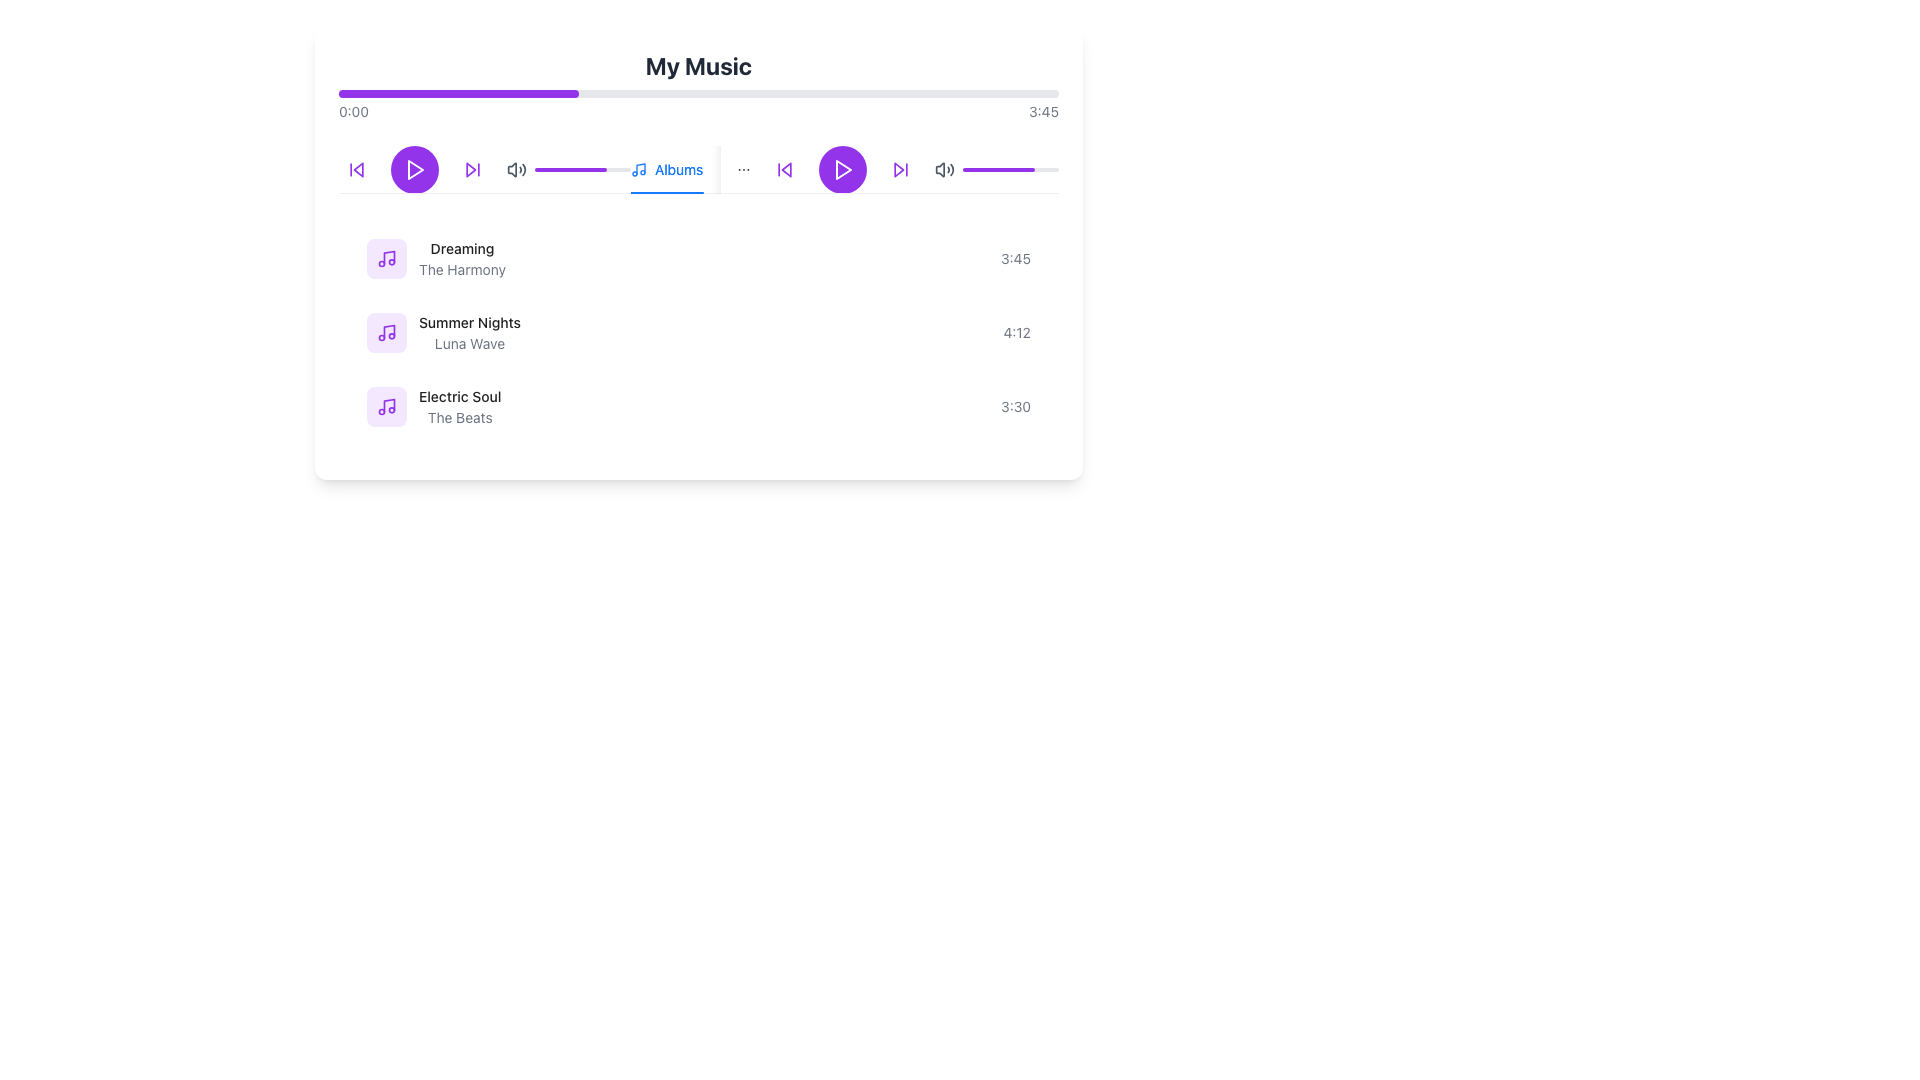  Describe the element at coordinates (443, 331) in the screenshot. I see `the second song entry in the music list` at that location.